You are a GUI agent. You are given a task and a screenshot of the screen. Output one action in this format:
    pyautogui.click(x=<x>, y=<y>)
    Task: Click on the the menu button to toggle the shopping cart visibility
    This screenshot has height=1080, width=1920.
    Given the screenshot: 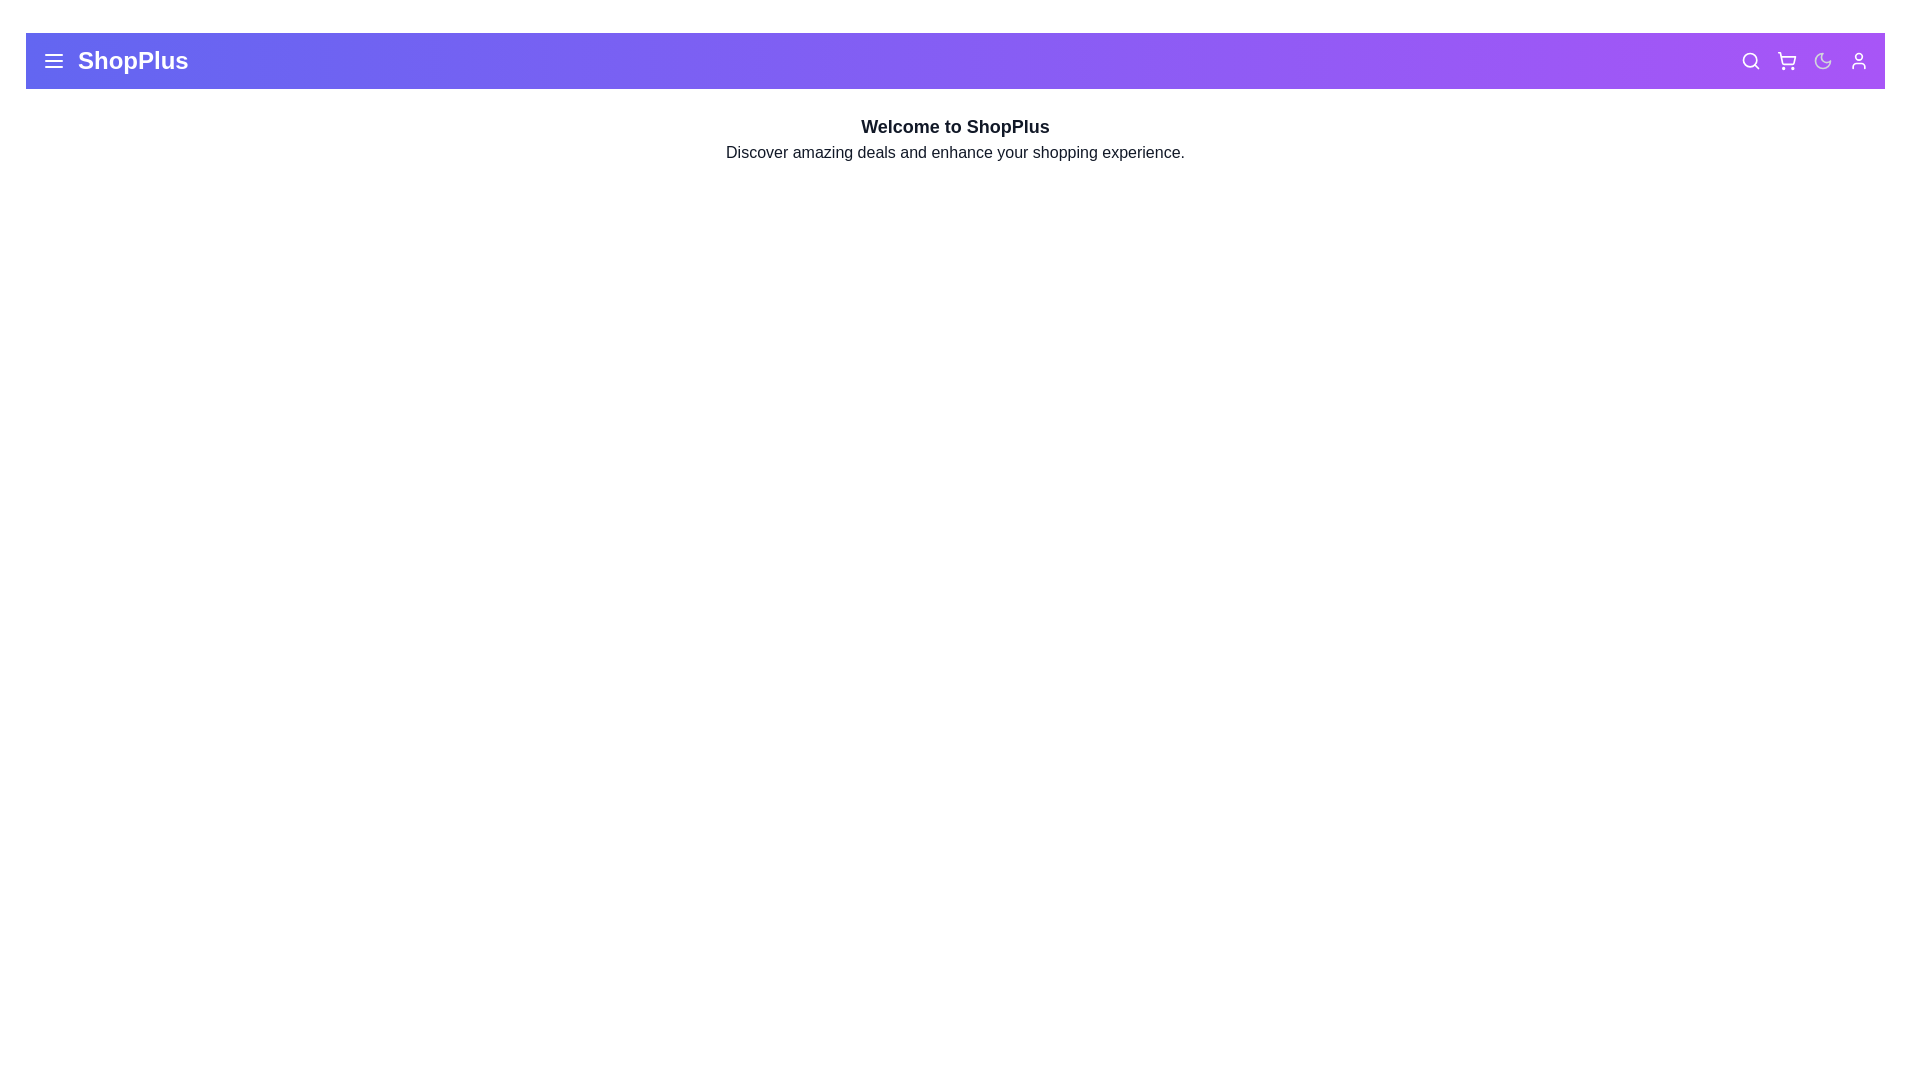 What is the action you would take?
    pyautogui.click(x=53, y=60)
    